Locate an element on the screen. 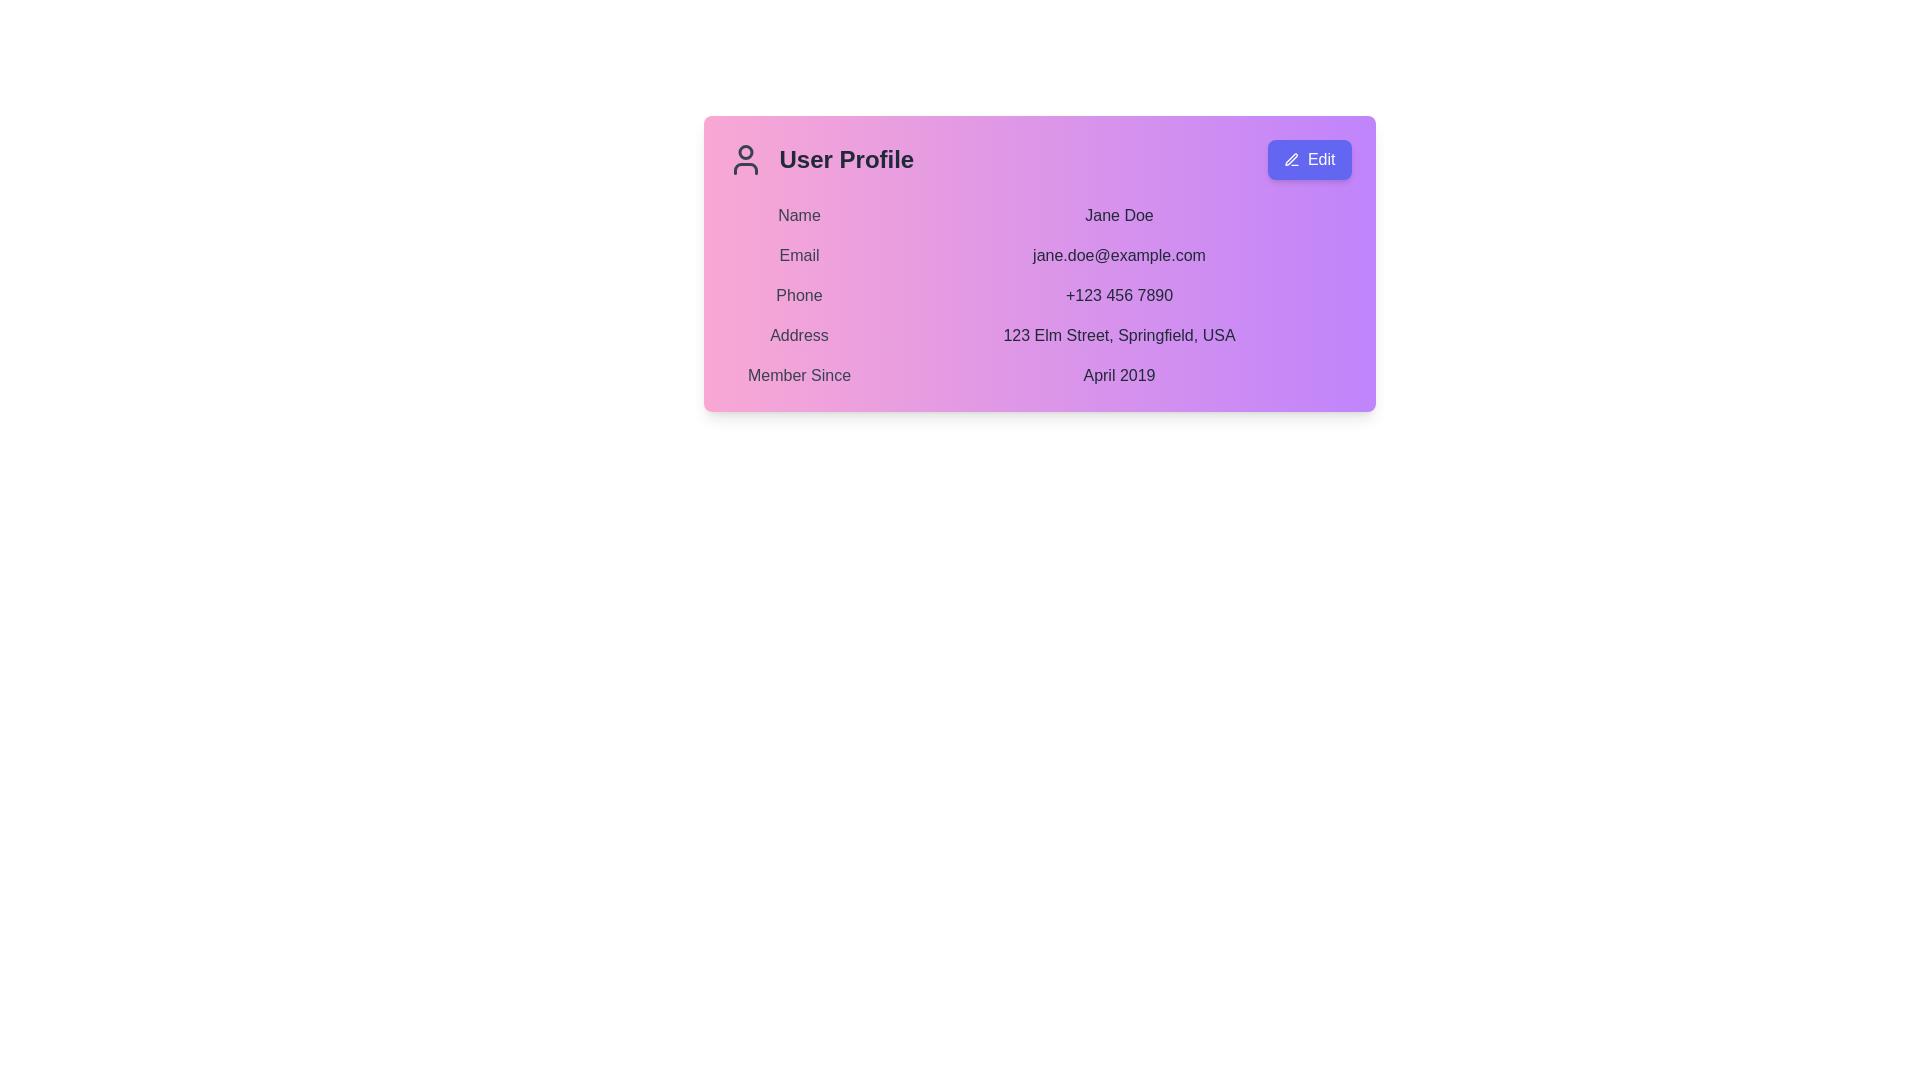  the 'Address' text display element, which consists of the label 'Address' on the left and the content '123 Elm Street, Springfield, USA' on the right, located in the fourth row of a vertically stacked list layout is located at coordinates (1039, 334).